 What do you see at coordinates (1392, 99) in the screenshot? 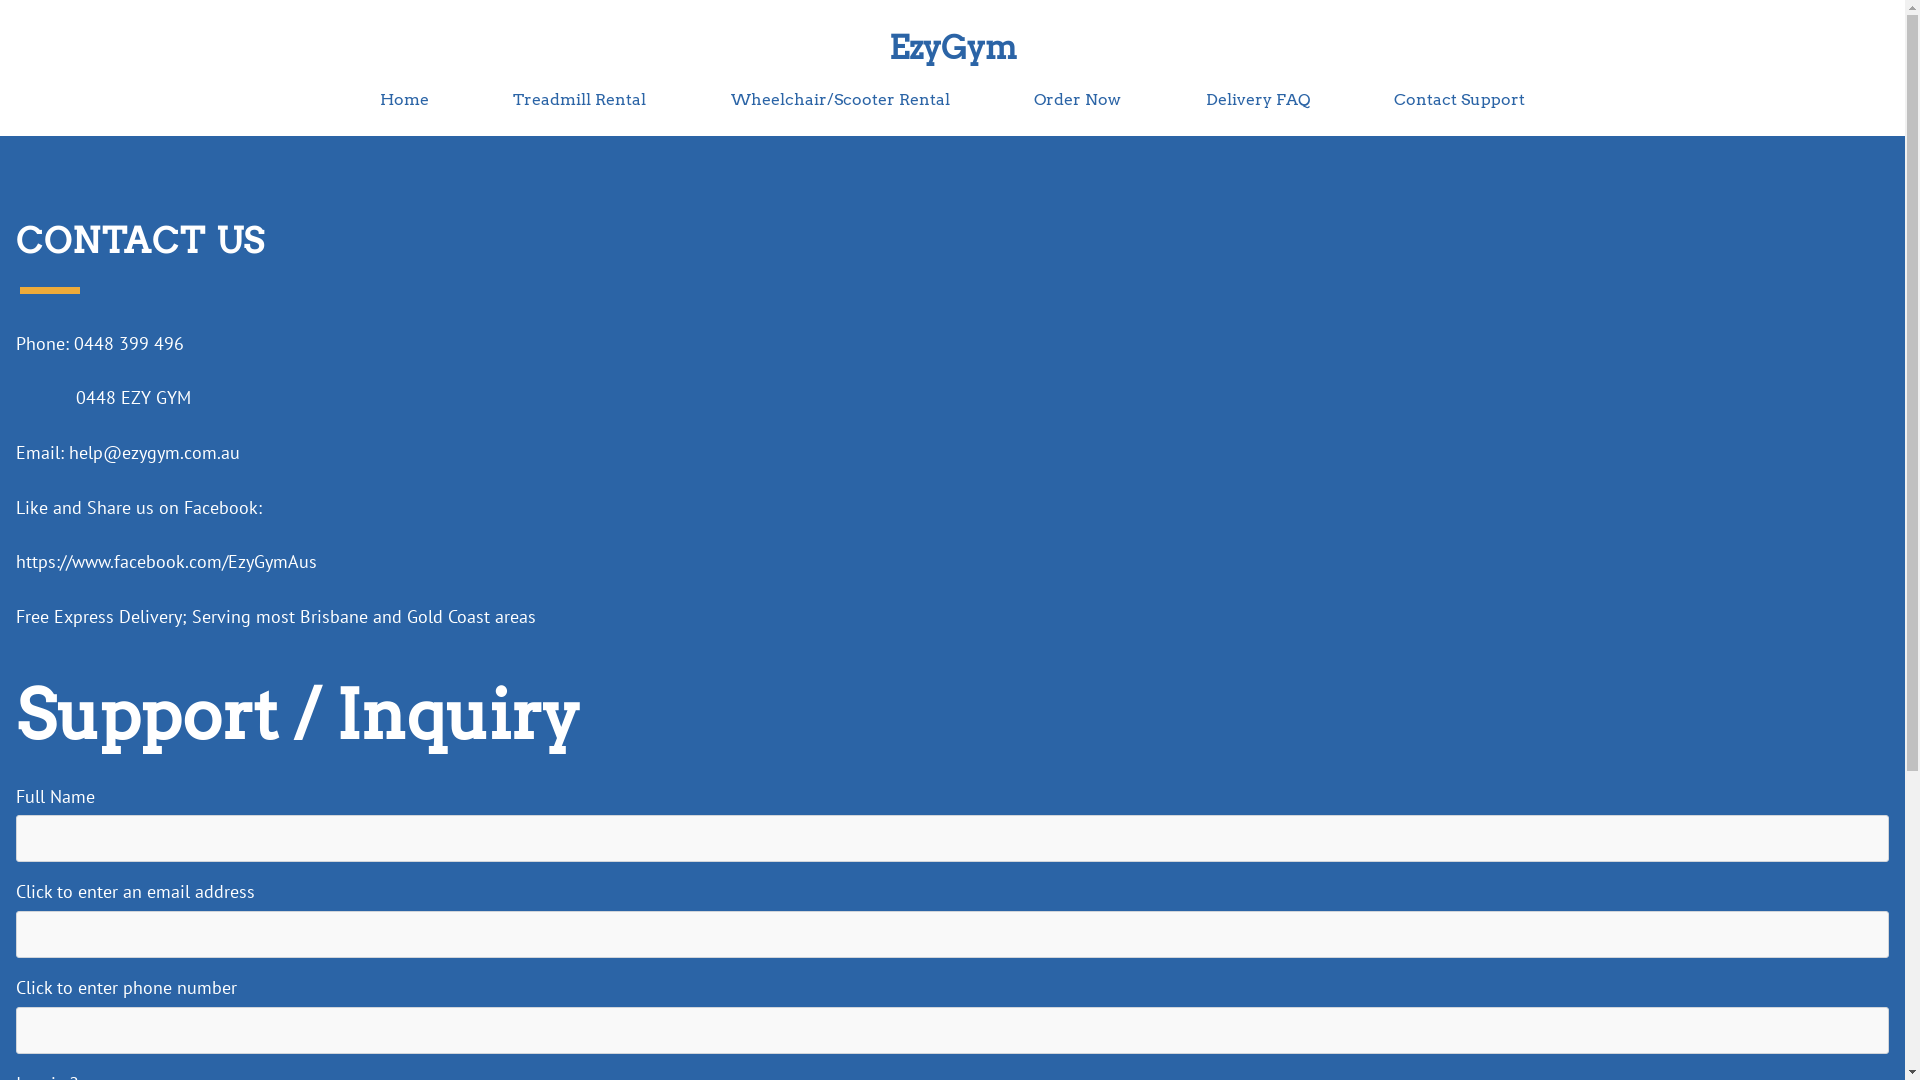
I see `'Contact Support'` at bounding box center [1392, 99].